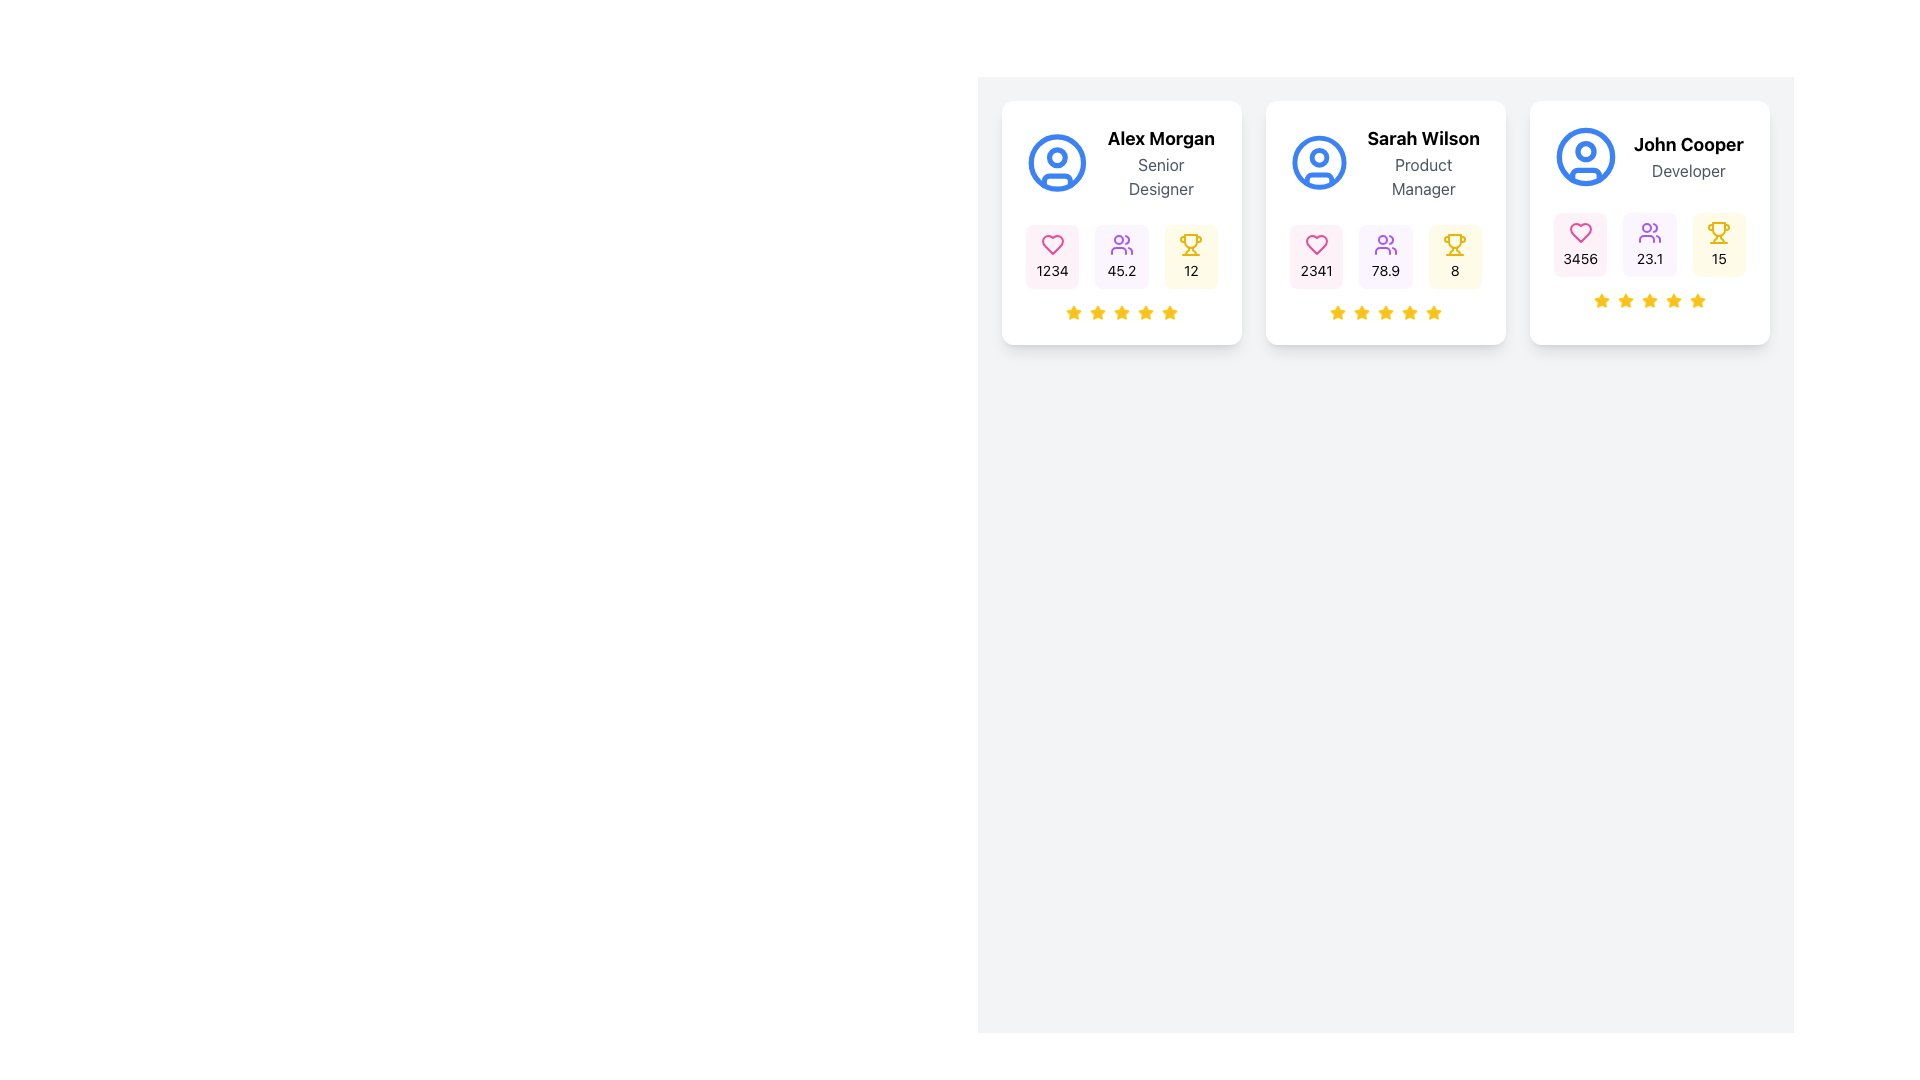 Image resolution: width=1920 pixels, height=1080 pixels. What do you see at coordinates (1650, 257) in the screenshot?
I see `text content of the numerical value label located within the user details card positioned below the user icon and above another text element, specifically in the far-right card of a horizontal row` at bounding box center [1650, 257].